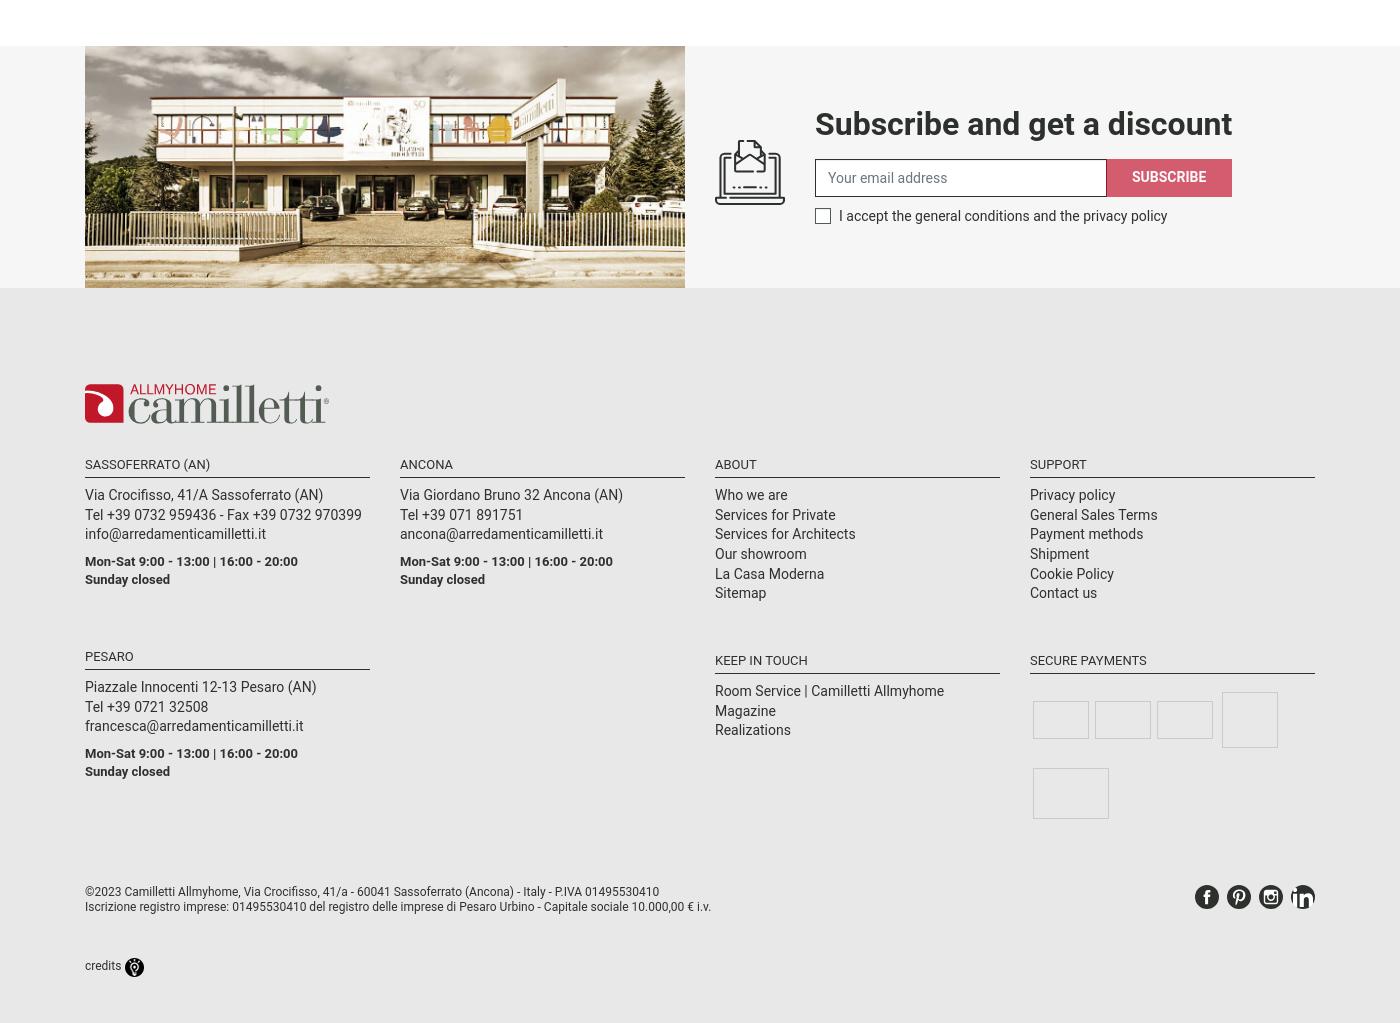 This screenshot has height=1023, width=1400. Describe the element at coordinates (1057, 462) in the screenshot. I see `'Support'` at that location.